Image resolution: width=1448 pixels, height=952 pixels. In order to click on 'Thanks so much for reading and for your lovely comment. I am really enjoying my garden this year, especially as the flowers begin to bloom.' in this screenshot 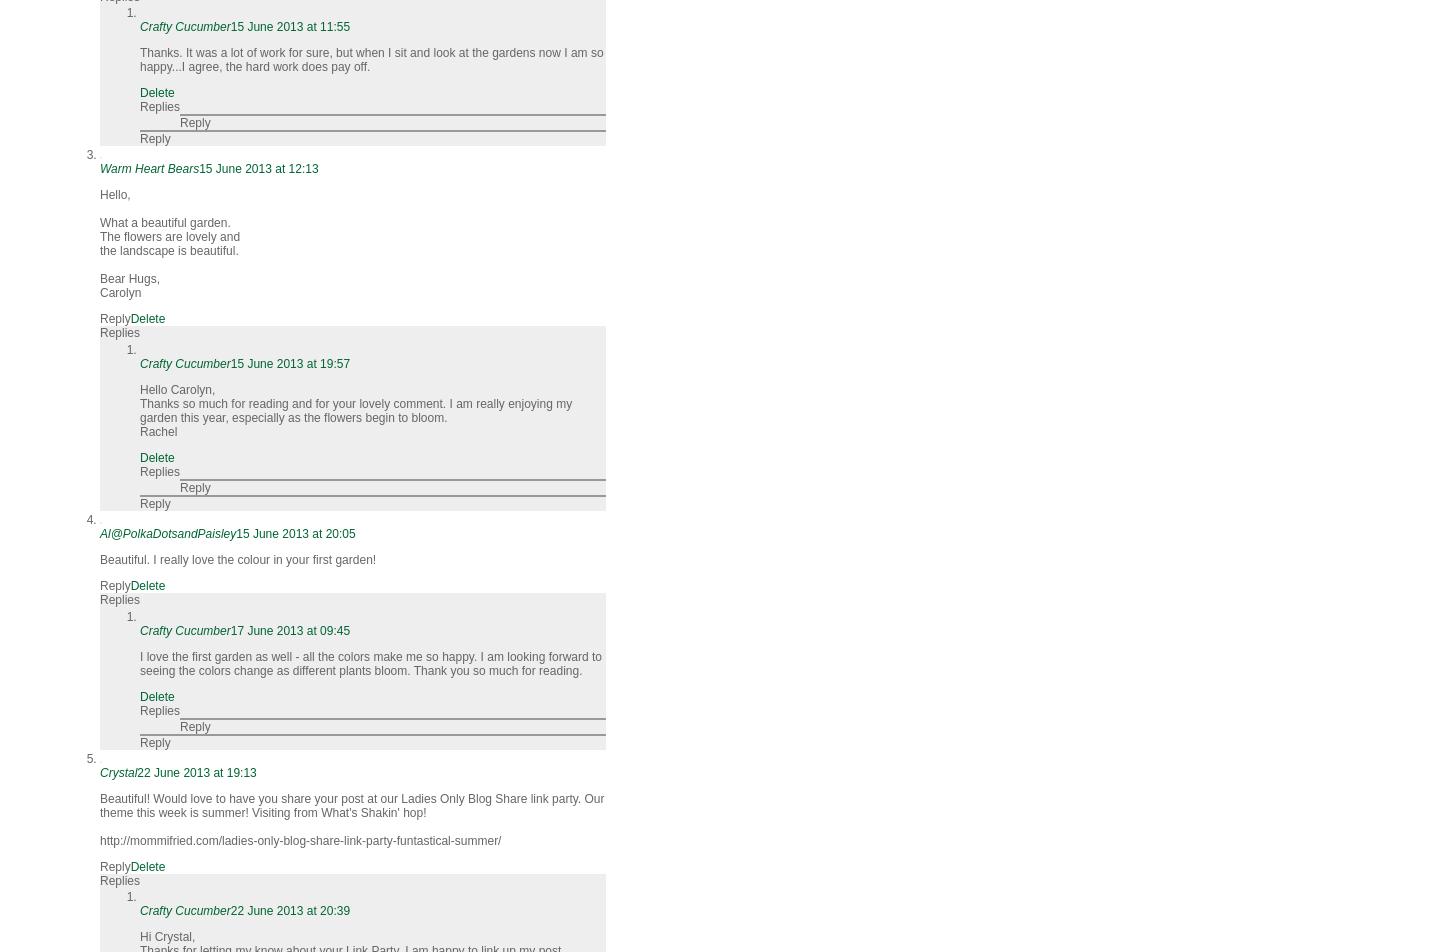, I will do `click(355, 410)`.